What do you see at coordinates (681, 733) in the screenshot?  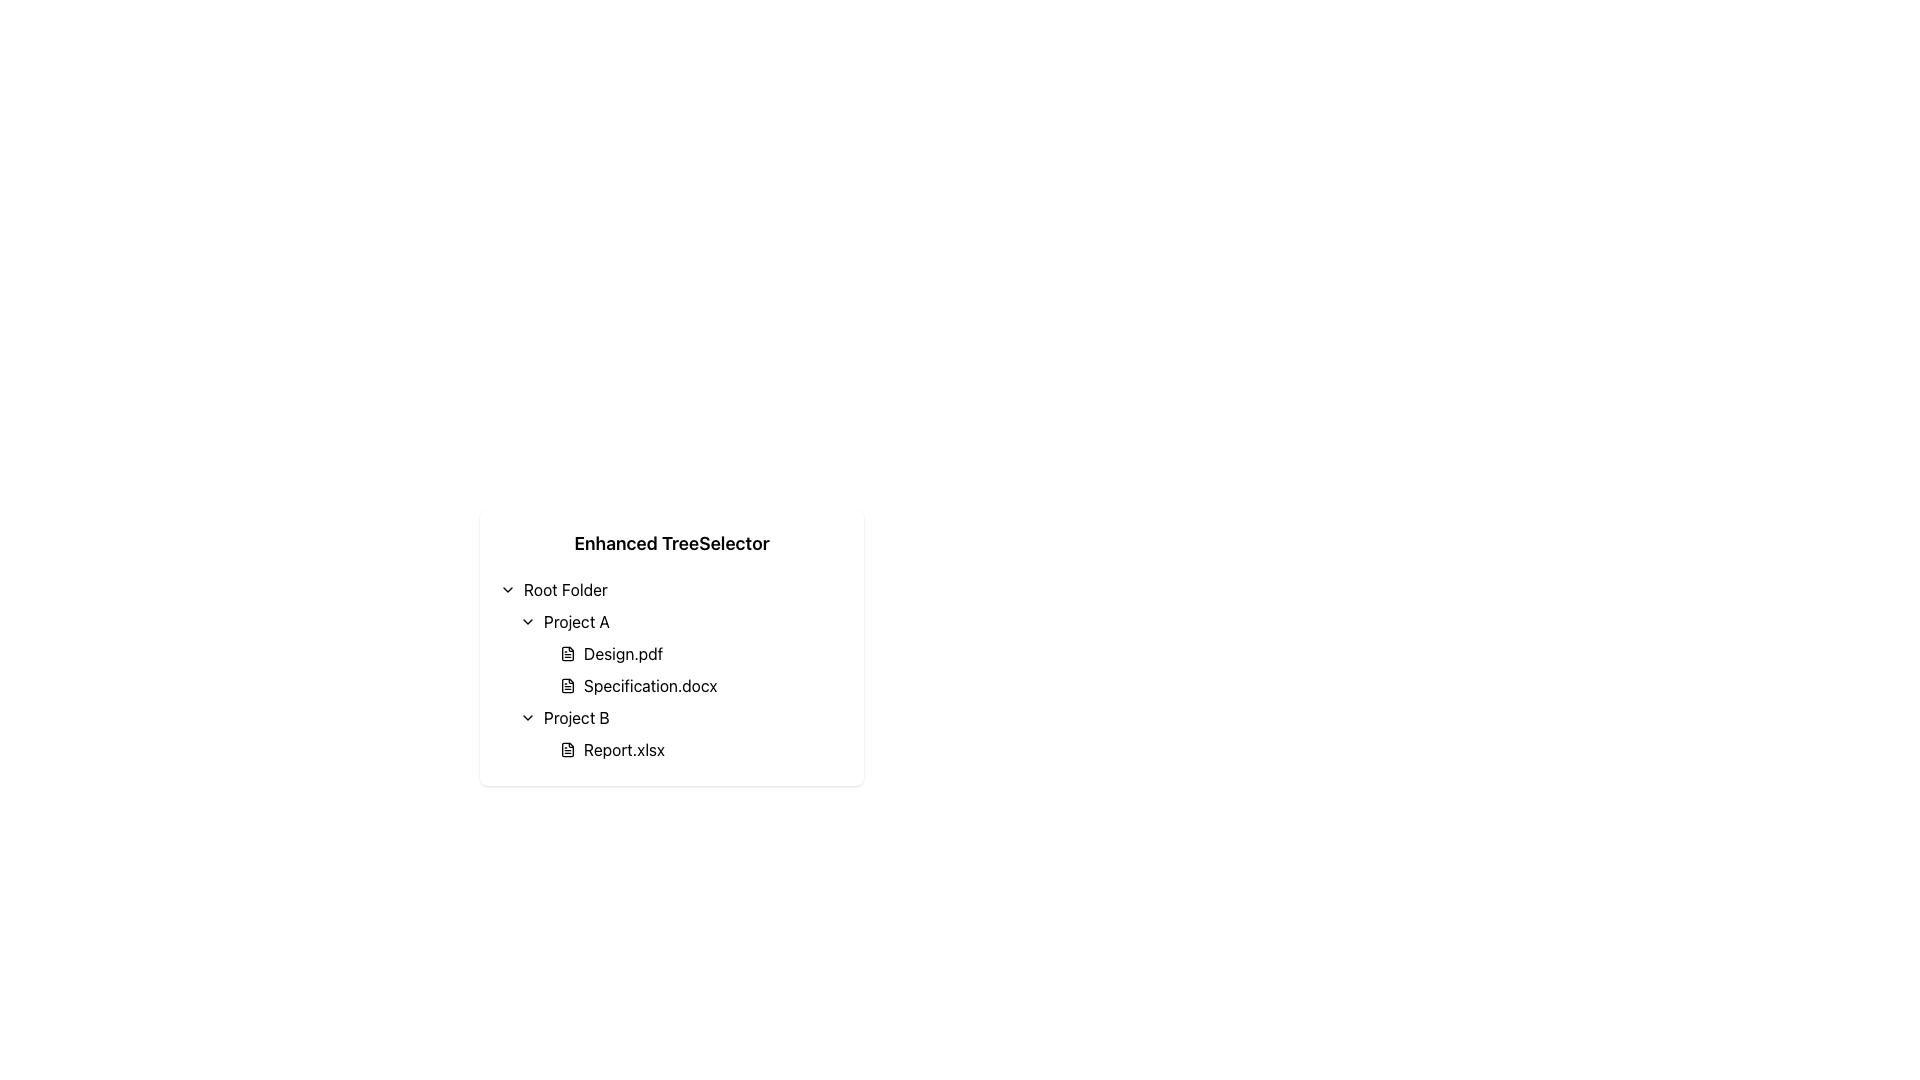 I see `the 'Report.xlsx' file within the 'Project B' folder` at bounding box center [681, 733].